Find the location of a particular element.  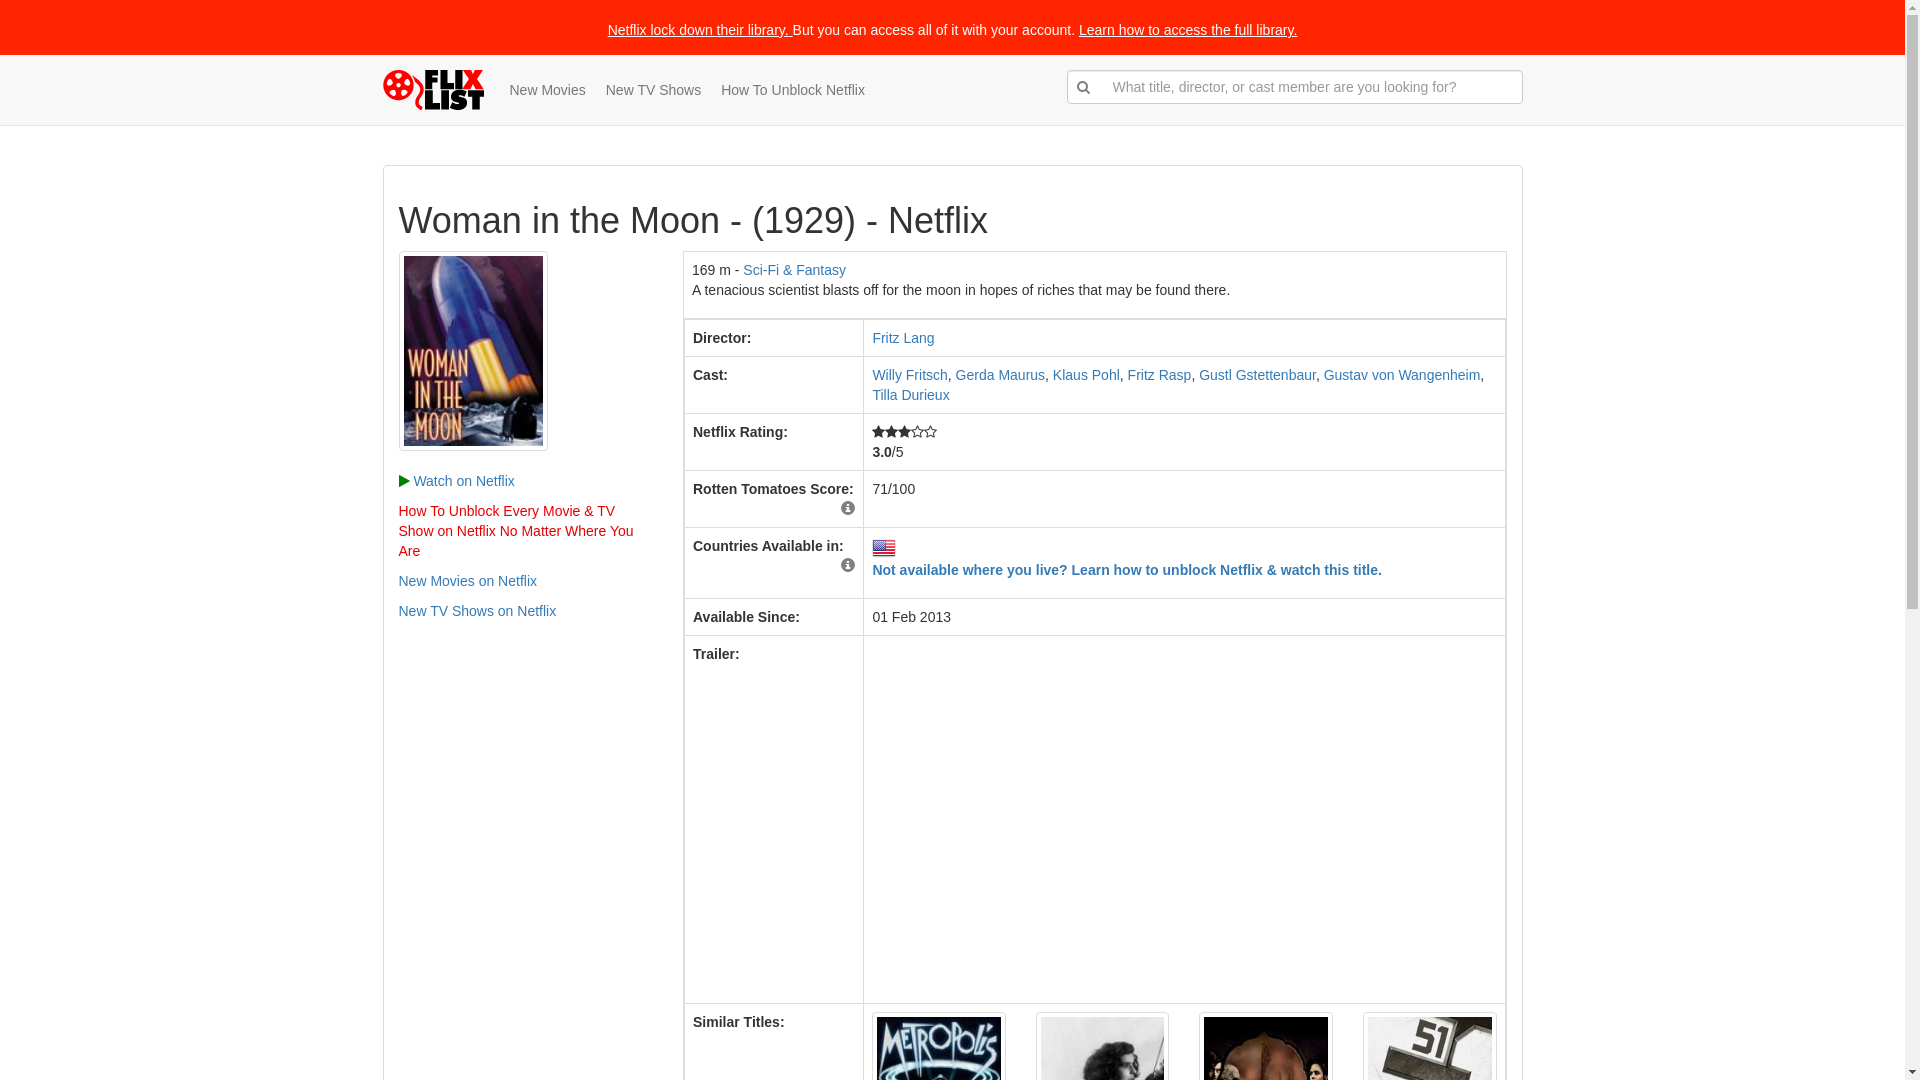

'New TV Shows' is located at coordinates (653, 88).